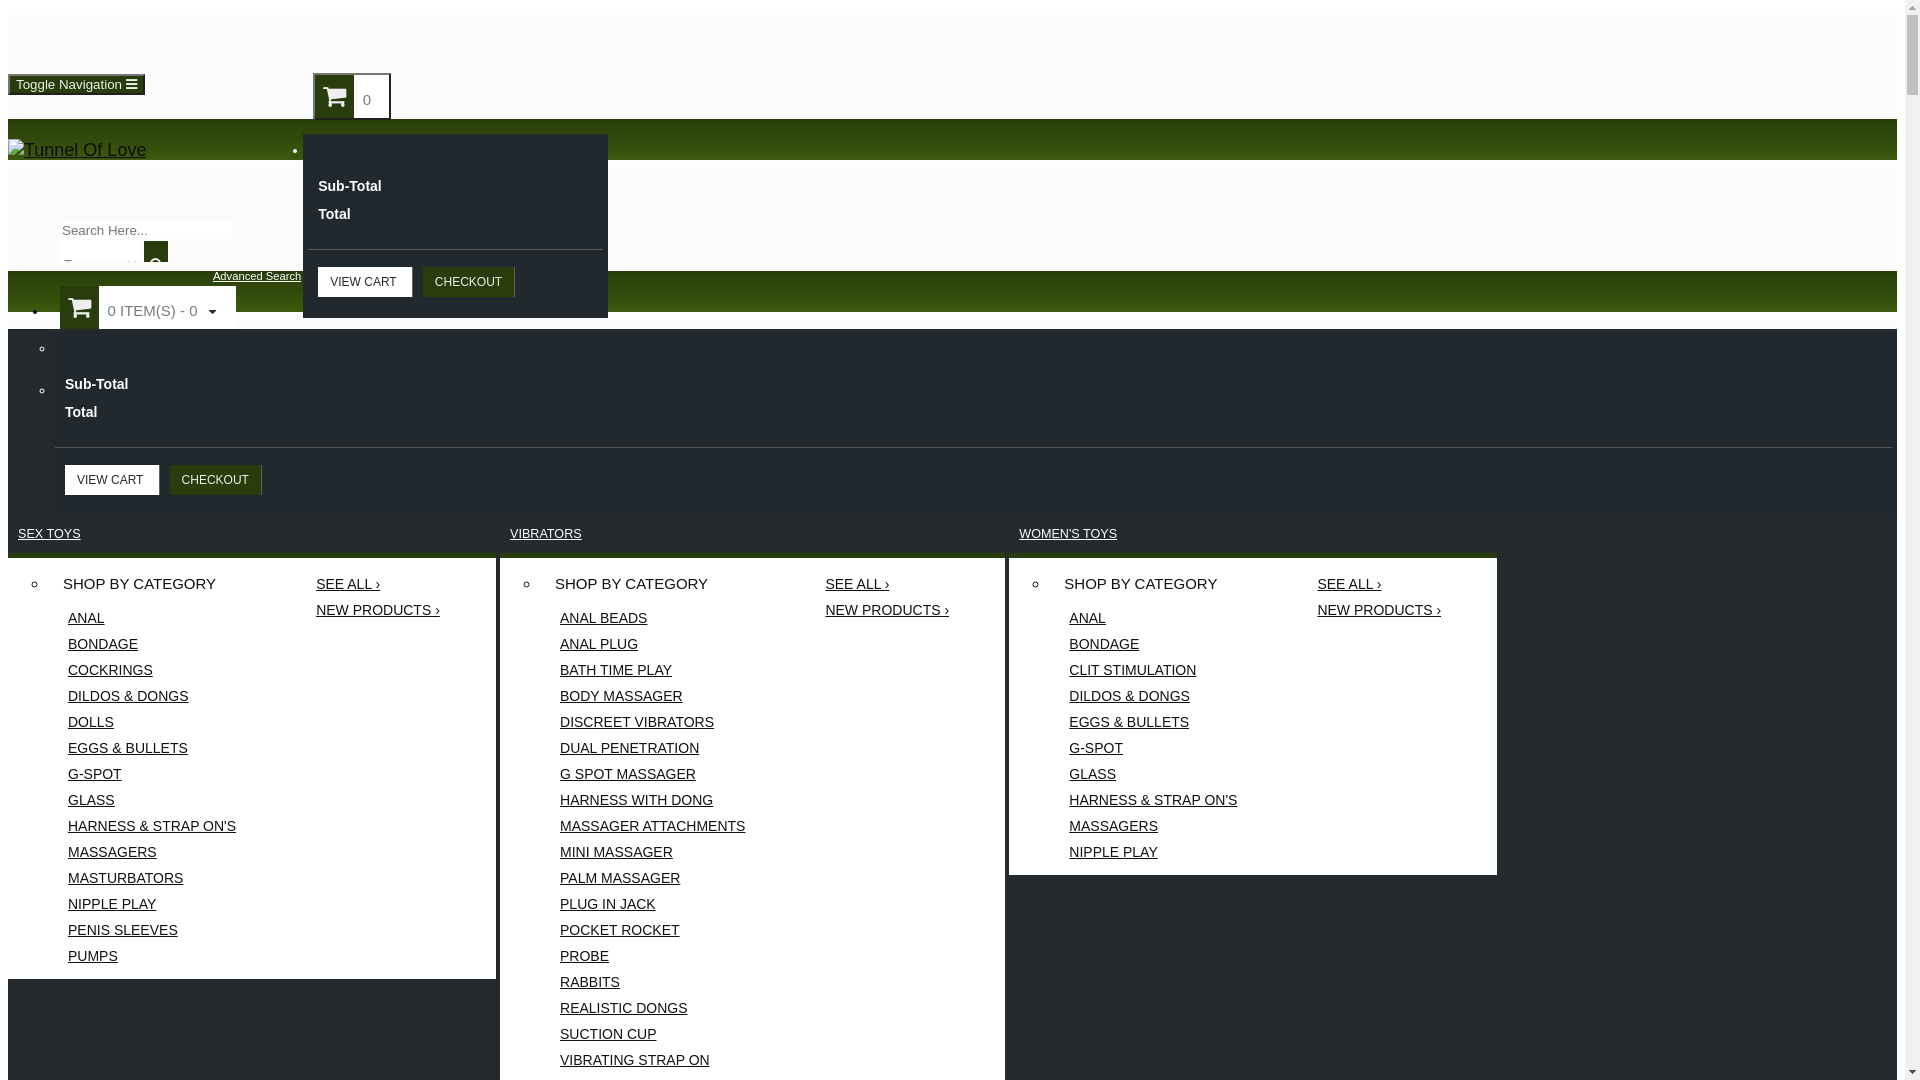 This screenshot has width=1920, height=1080. Describe the element at coordinates (652, 929) in the screenshot. I see `'POCKET ROCKET'` at that location.